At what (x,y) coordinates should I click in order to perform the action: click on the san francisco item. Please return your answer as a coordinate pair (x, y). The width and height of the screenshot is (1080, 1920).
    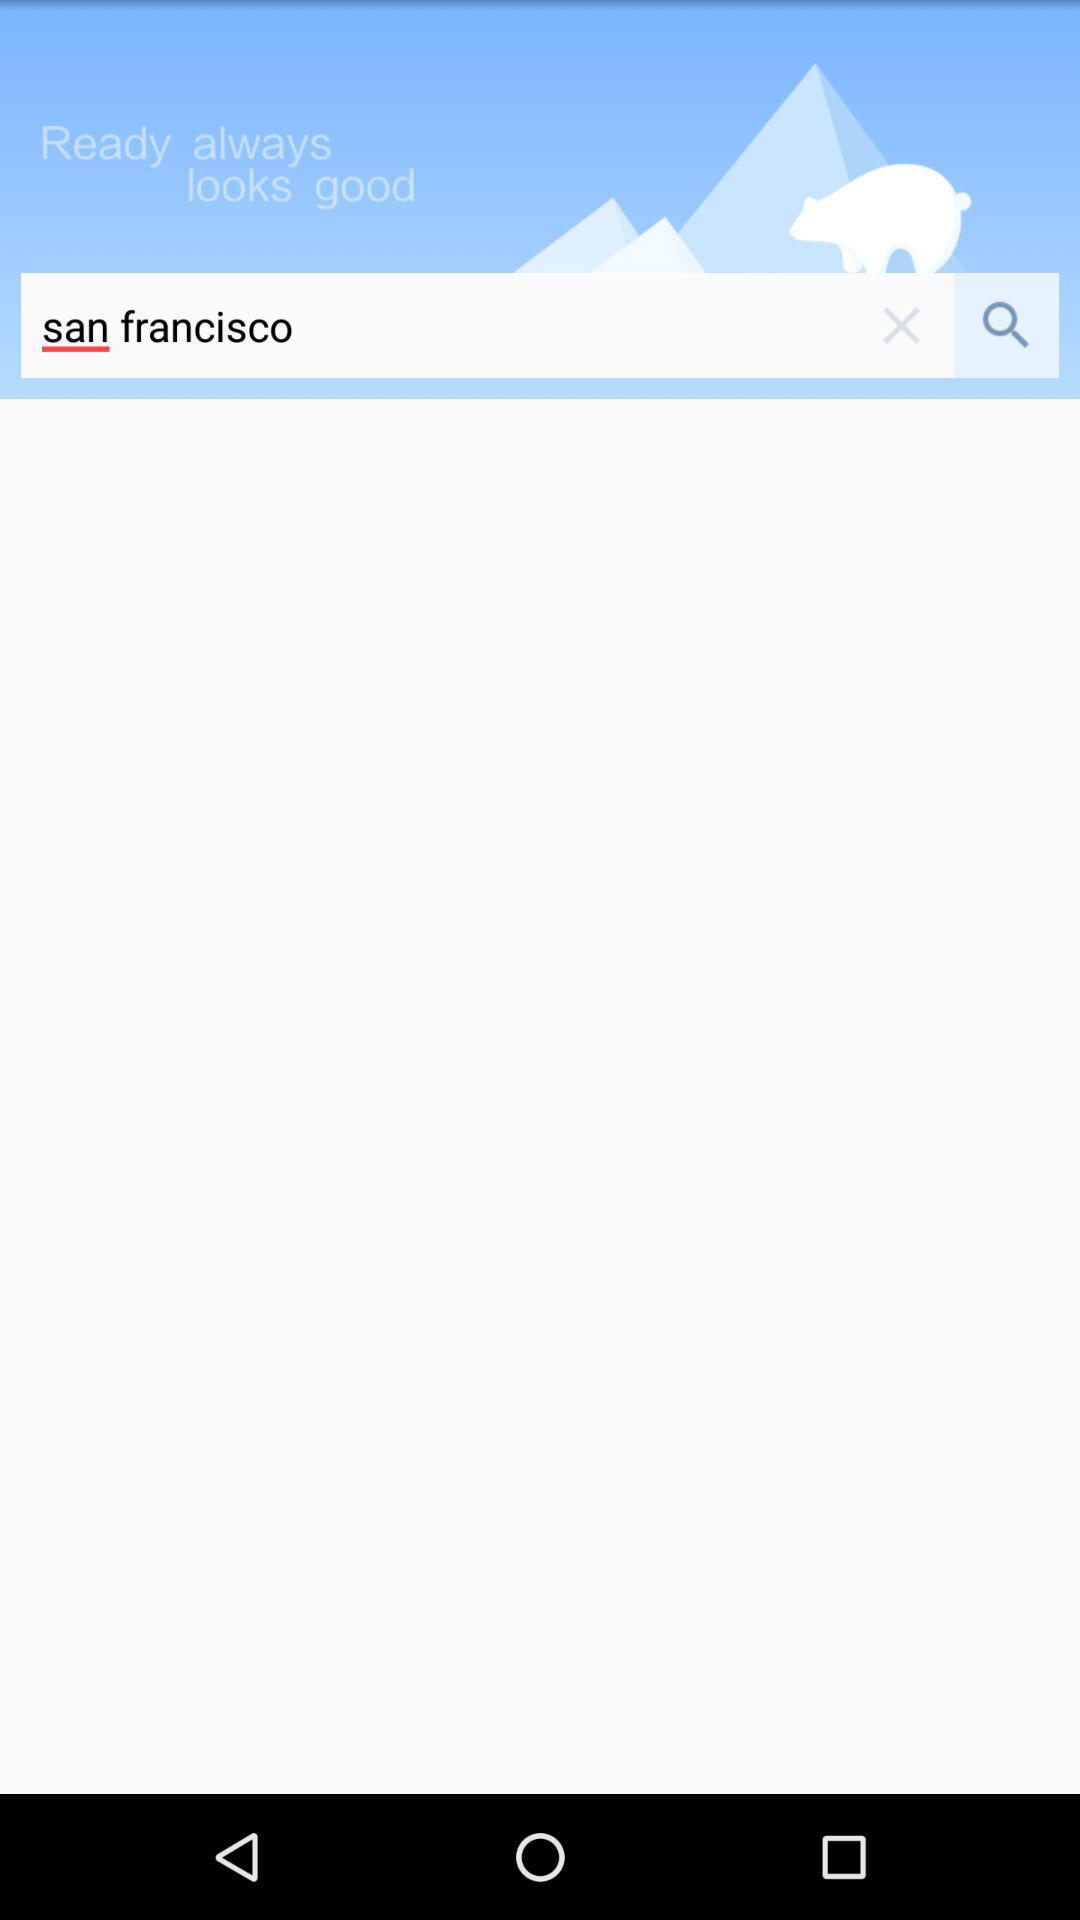
    Looking at the image, I should click on (434, 325).